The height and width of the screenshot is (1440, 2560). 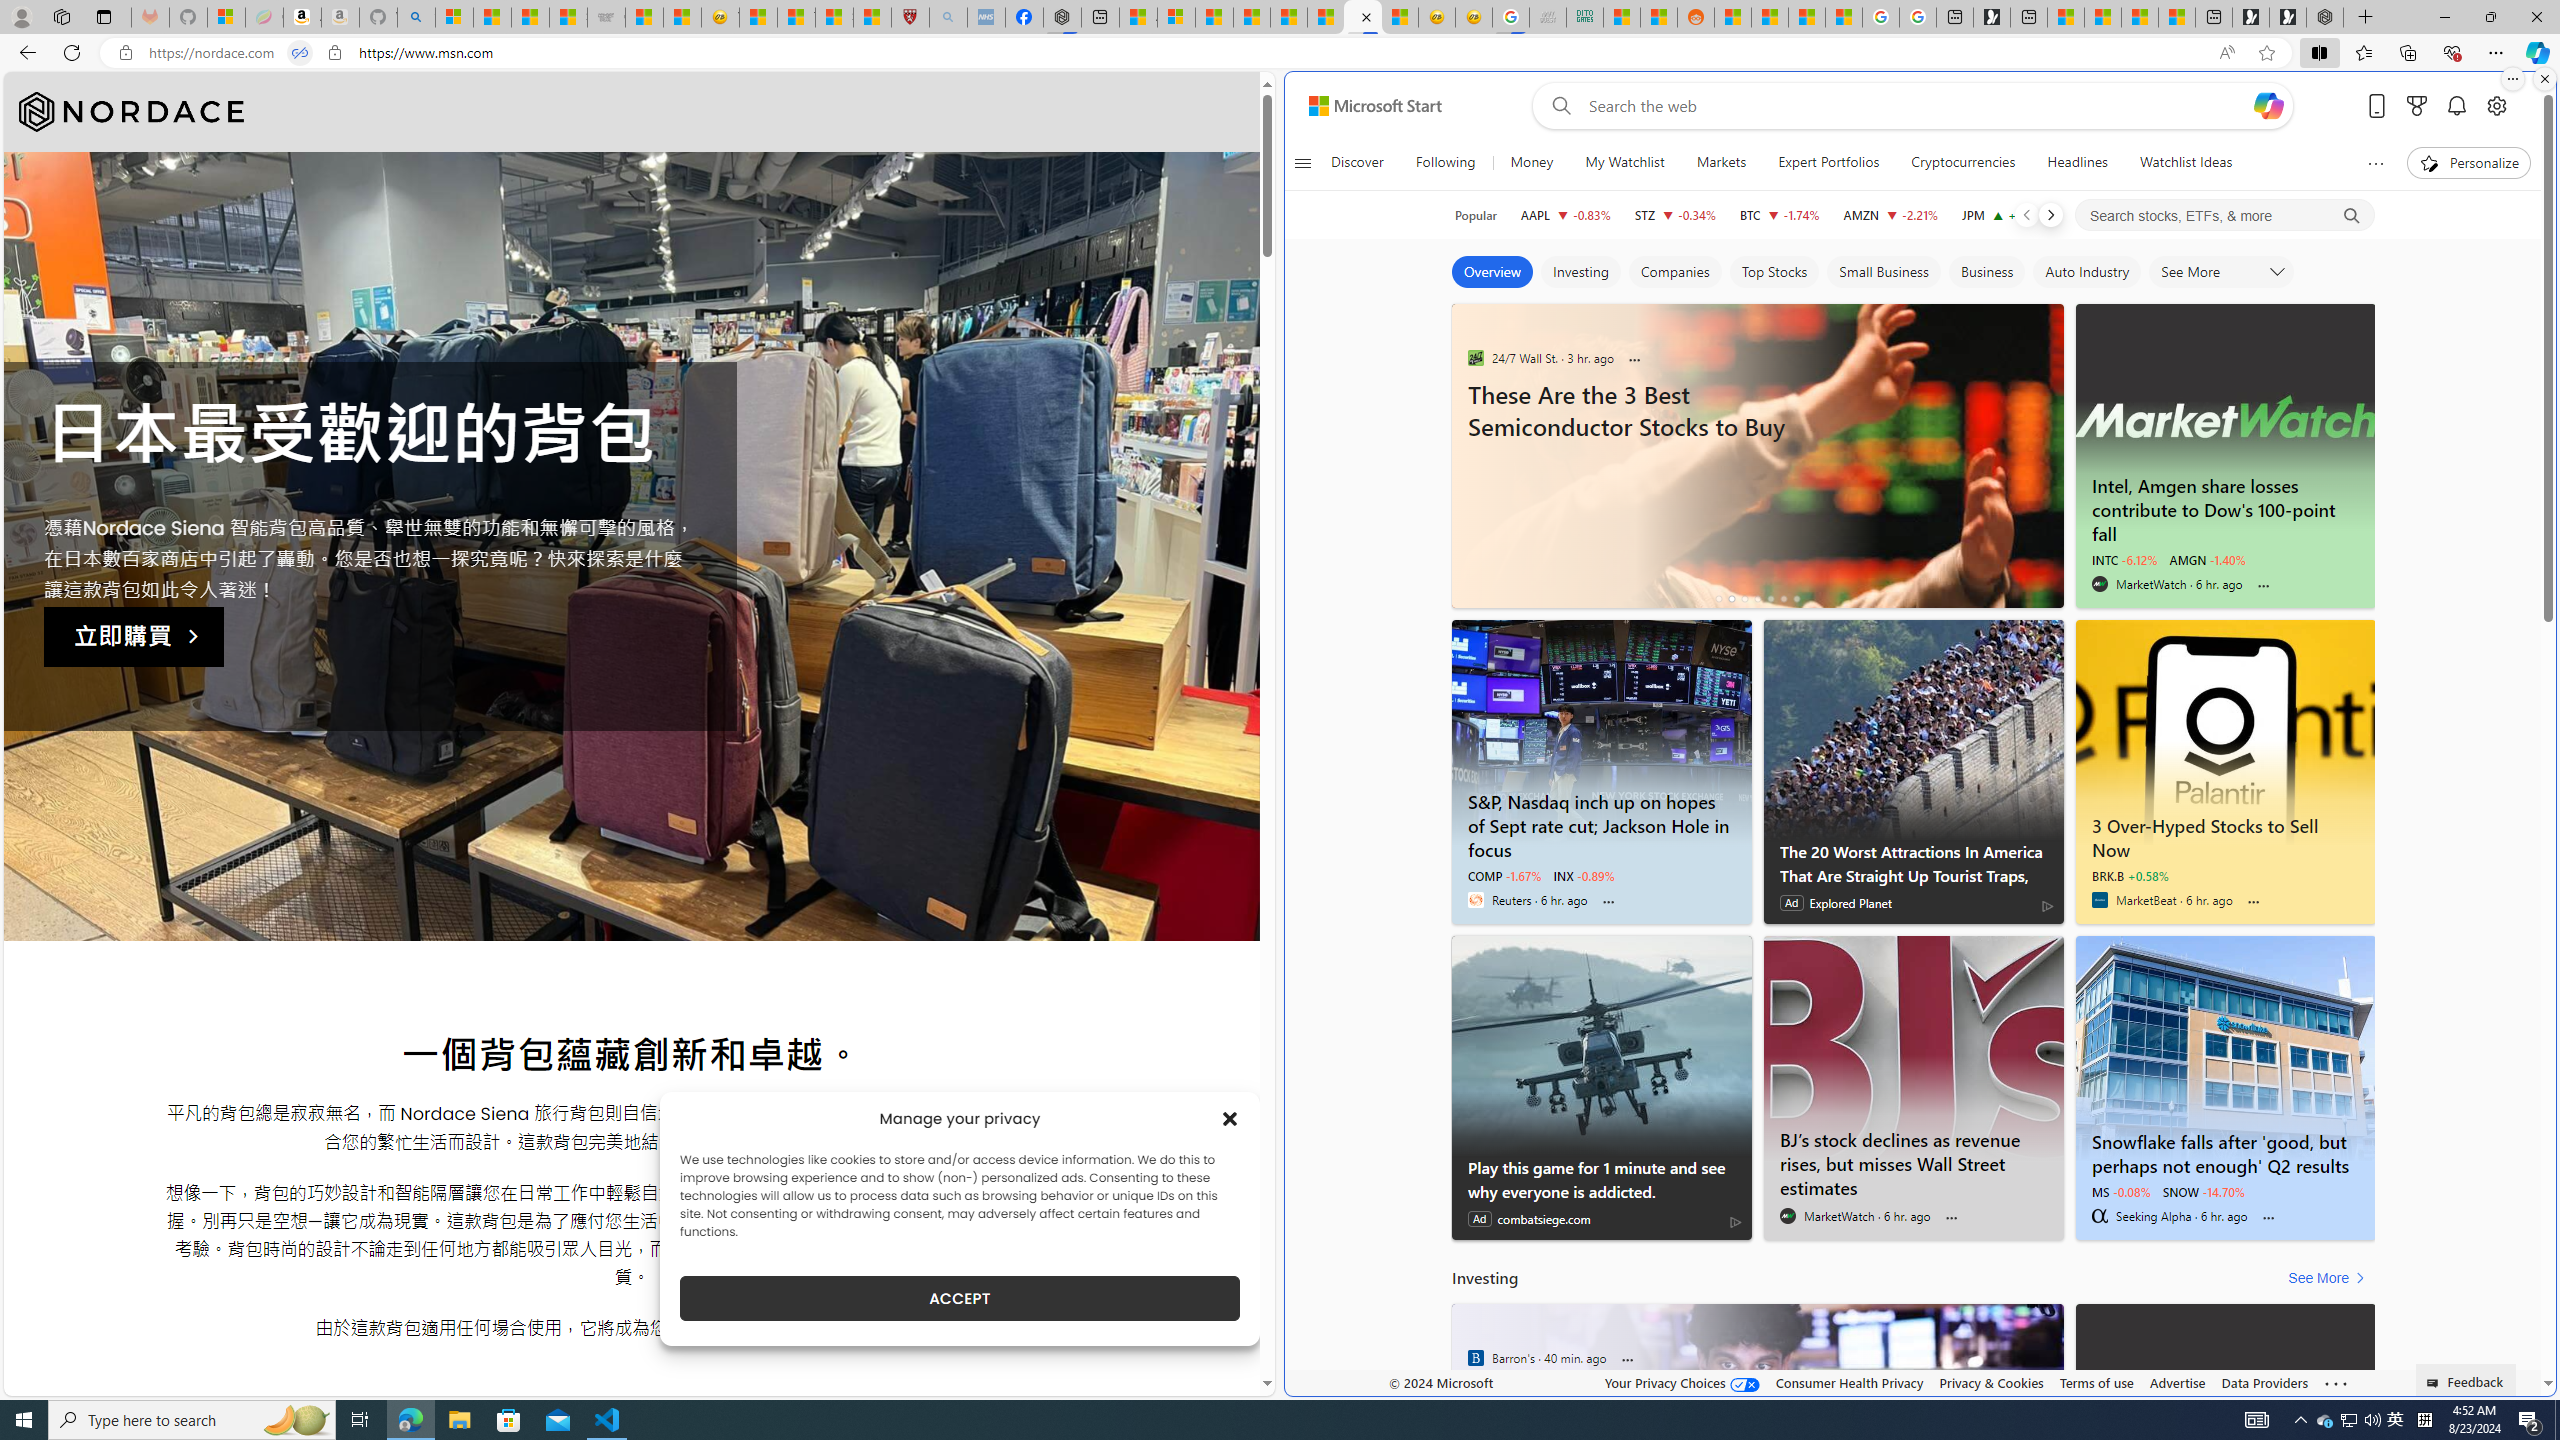 I want to click on 'Recipes - MSN', so click(x=758, y=16).